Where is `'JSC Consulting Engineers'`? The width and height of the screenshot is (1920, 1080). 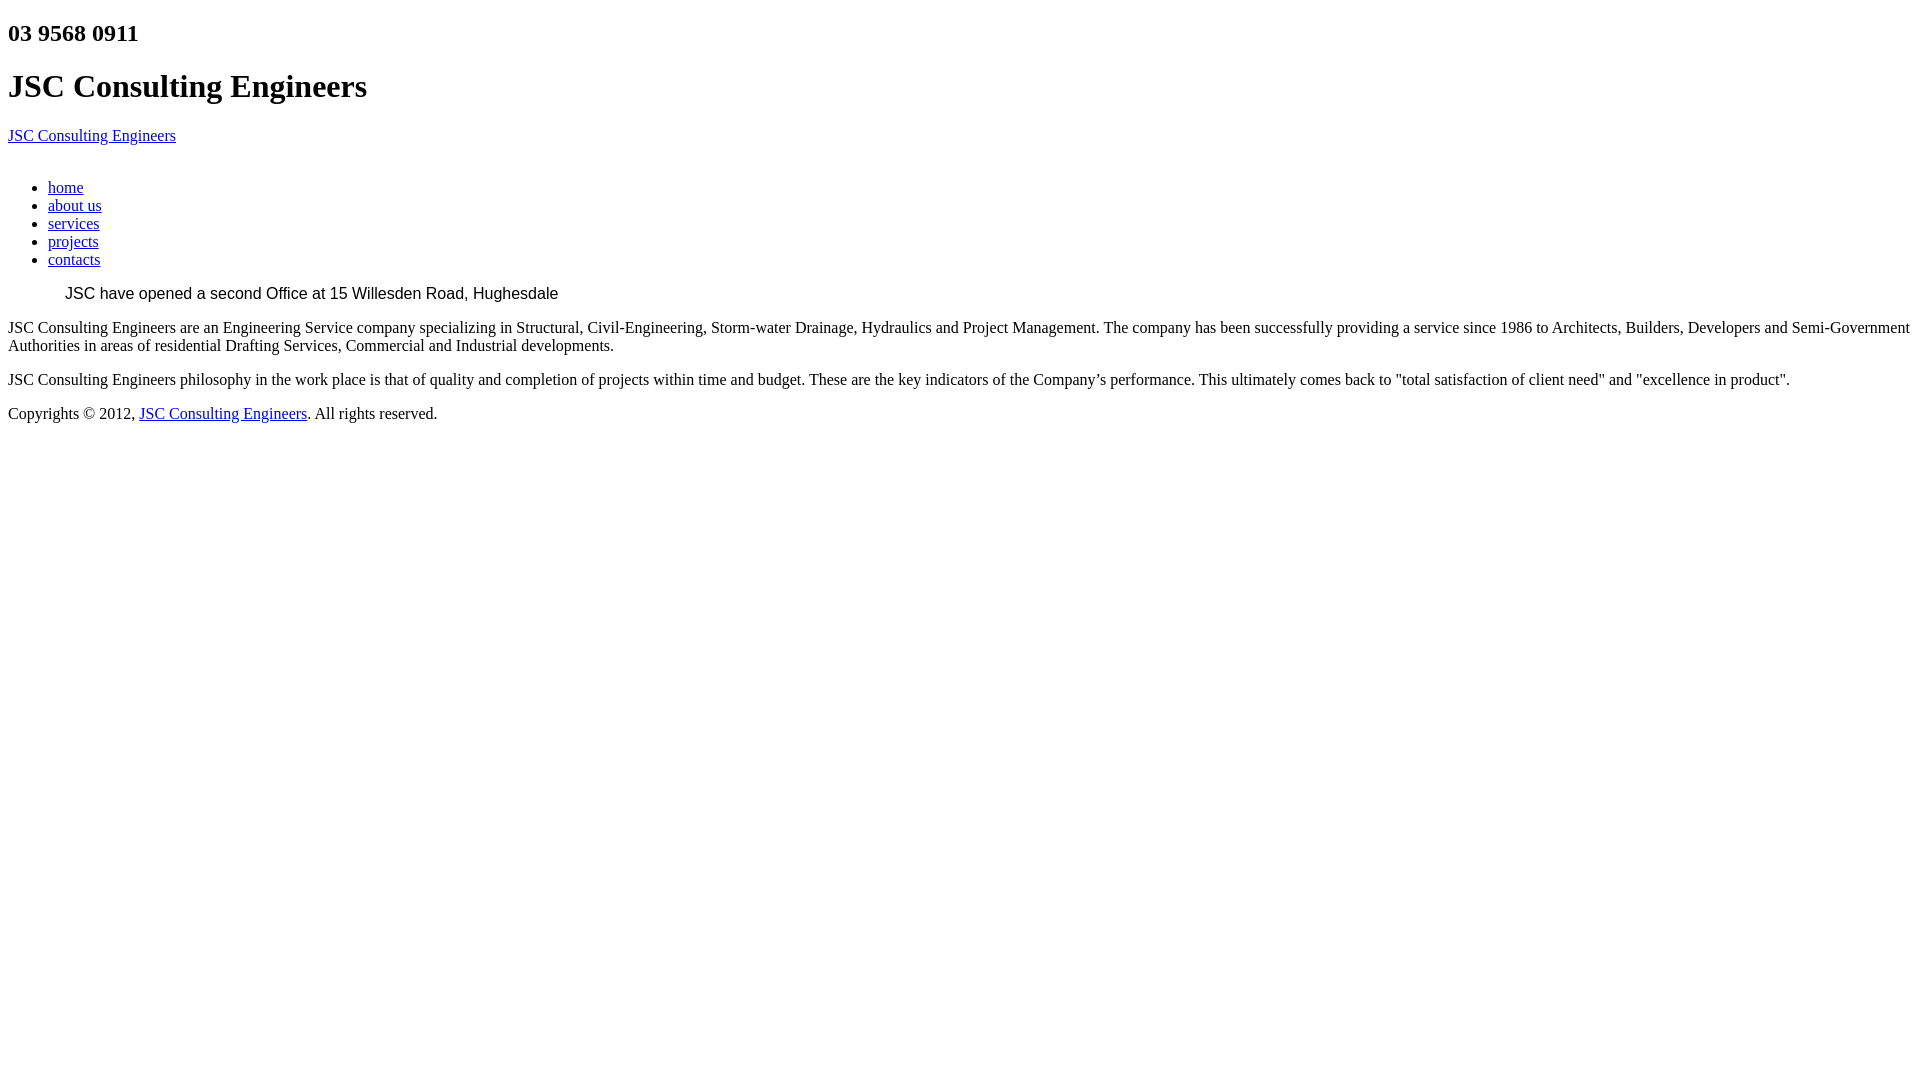 'JSC Consulting Engineers' is located at coordinates (222, 412).